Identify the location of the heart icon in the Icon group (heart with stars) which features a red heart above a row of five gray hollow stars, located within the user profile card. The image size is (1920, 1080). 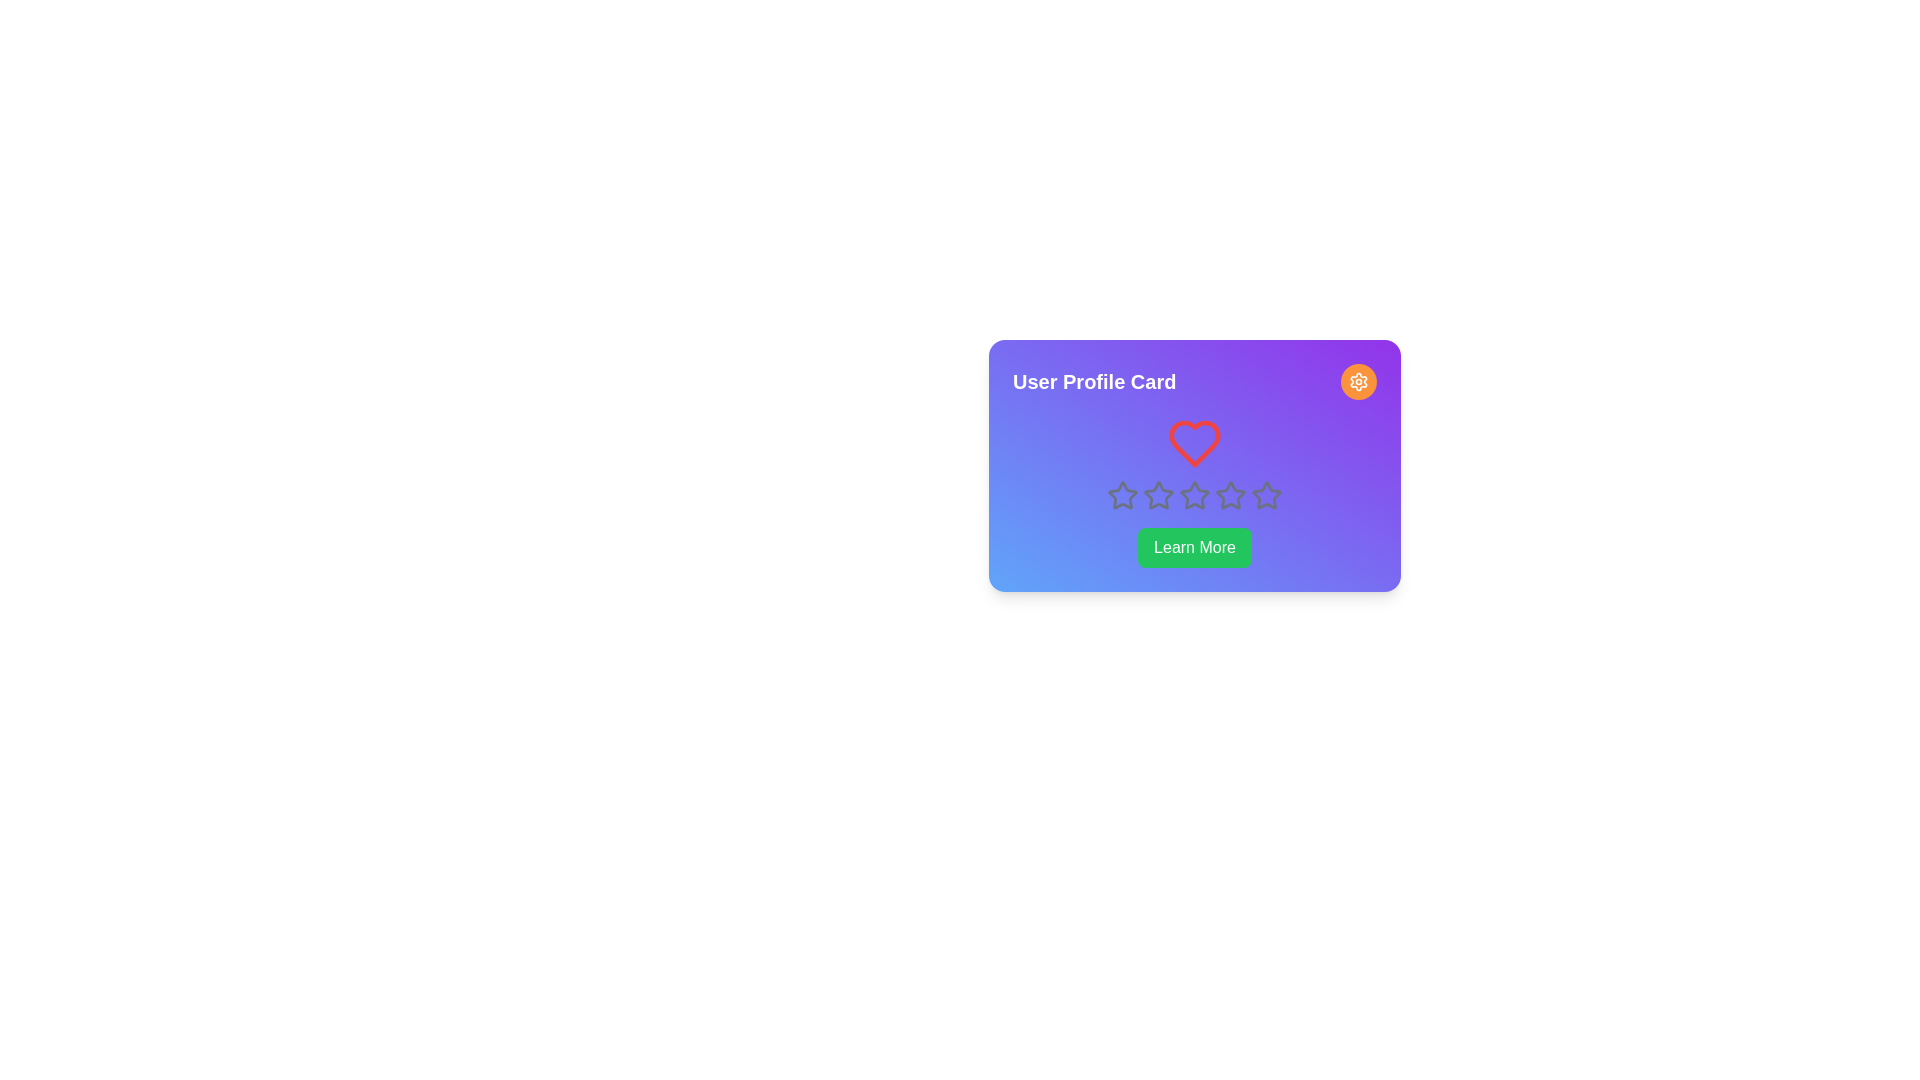
(1195, 463).